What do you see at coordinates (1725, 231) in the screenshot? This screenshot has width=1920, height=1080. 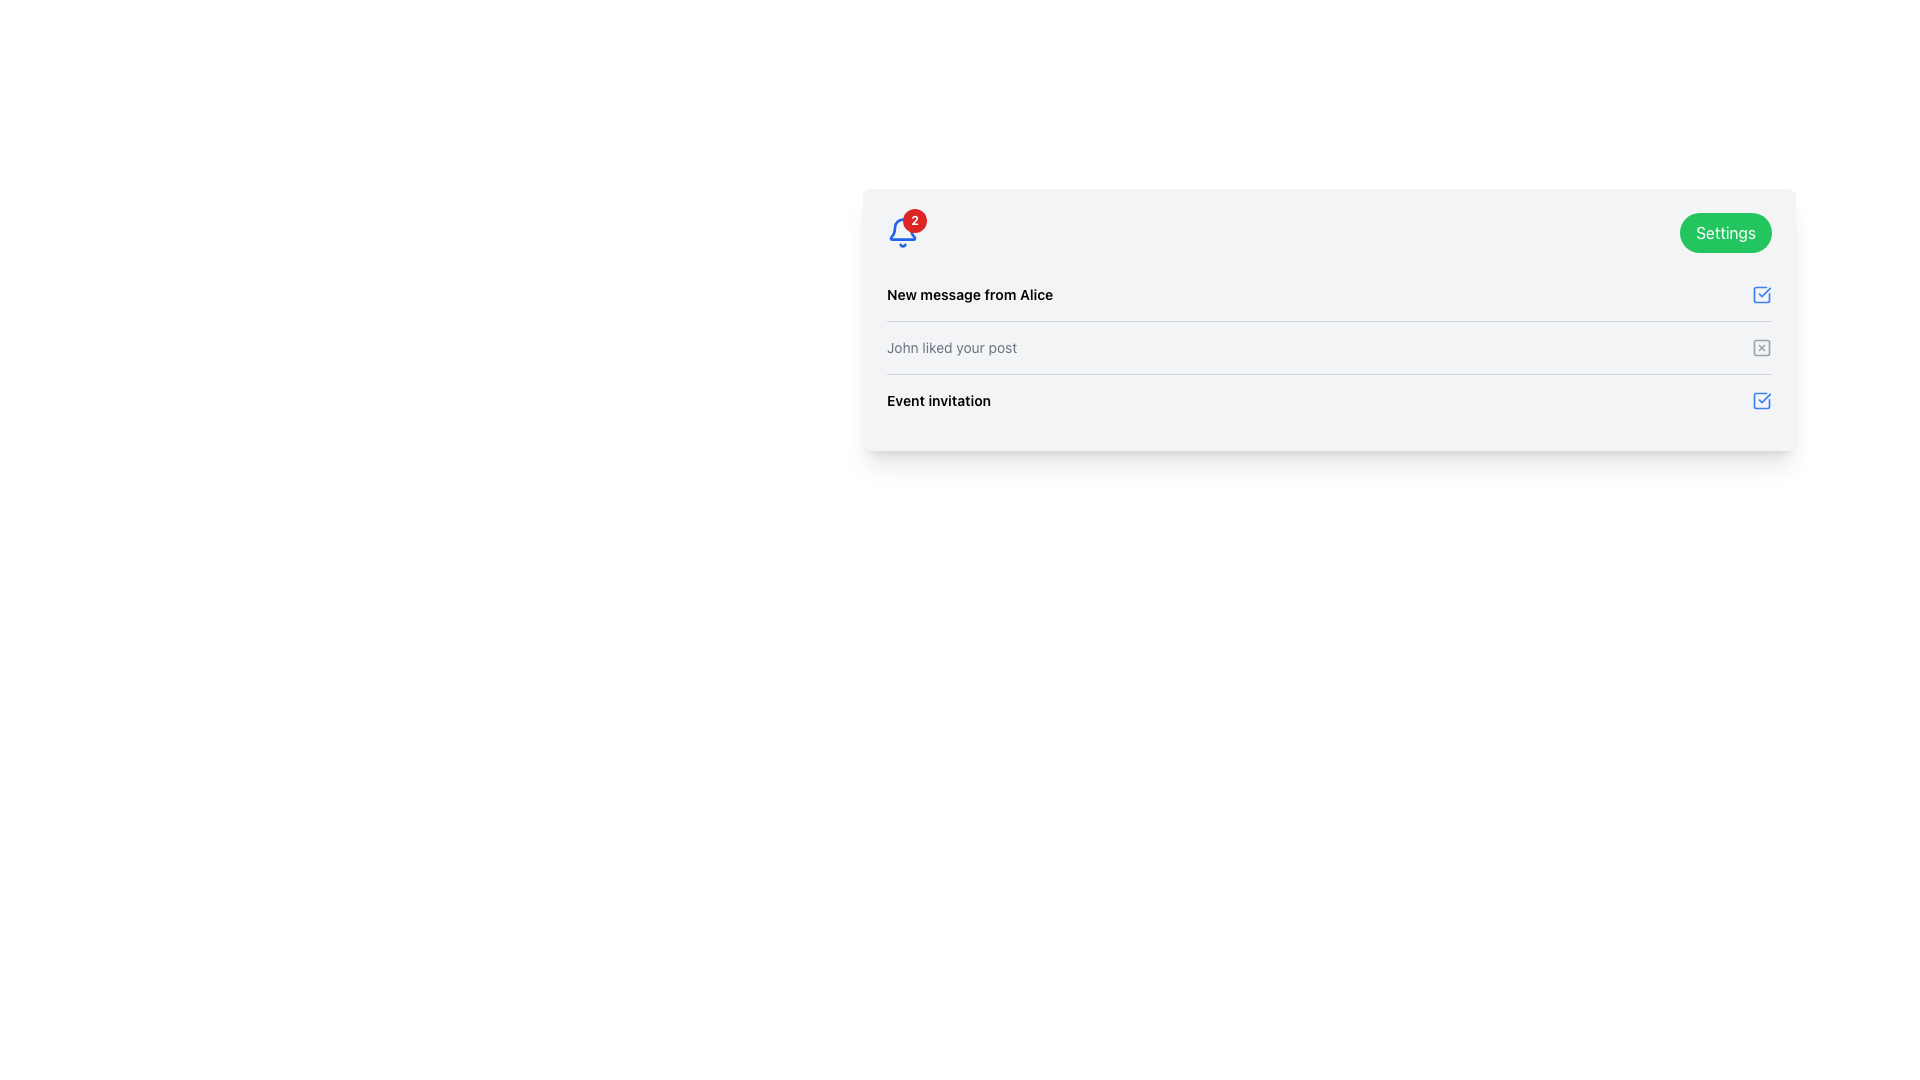 I see `the 'Settings' button, a green button with rounded edges and white text, for keyboard interaction` at bounding box center [1725, 231].